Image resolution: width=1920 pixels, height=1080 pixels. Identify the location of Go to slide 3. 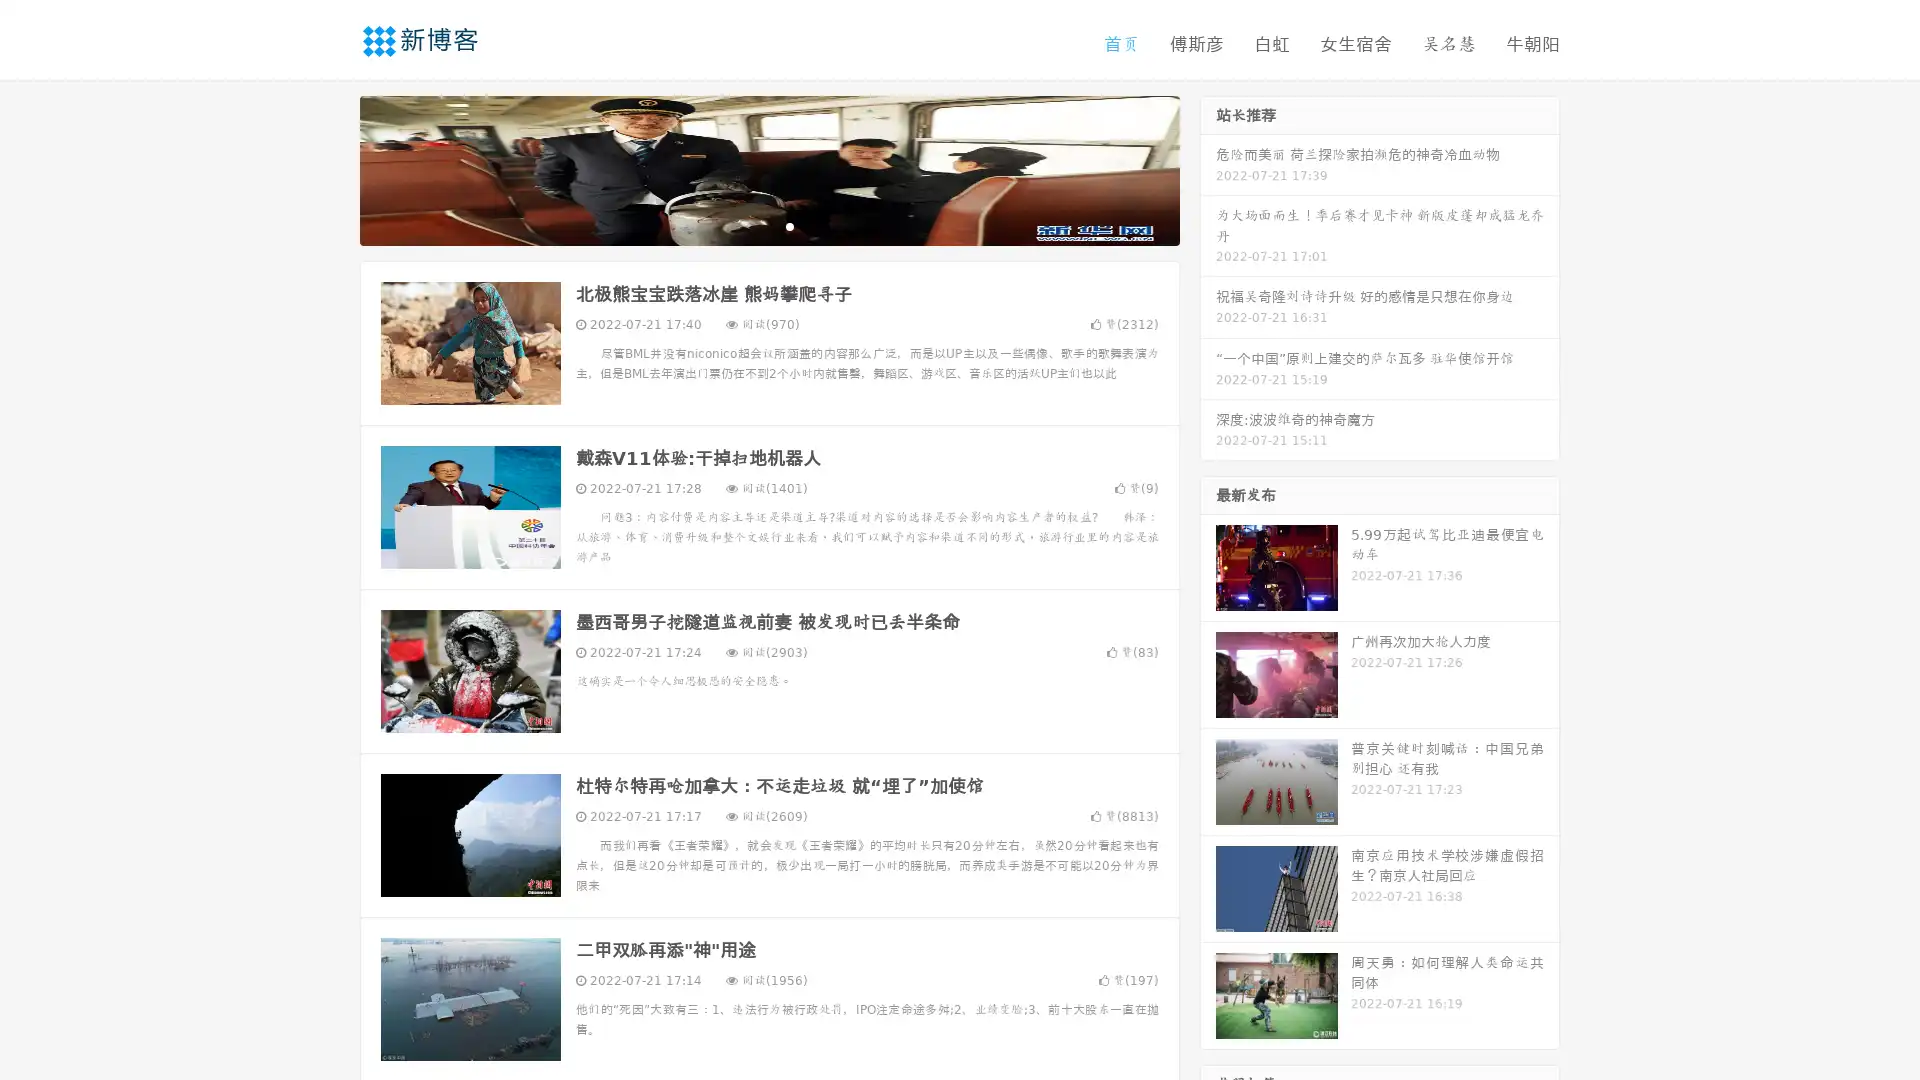
(789, 225).